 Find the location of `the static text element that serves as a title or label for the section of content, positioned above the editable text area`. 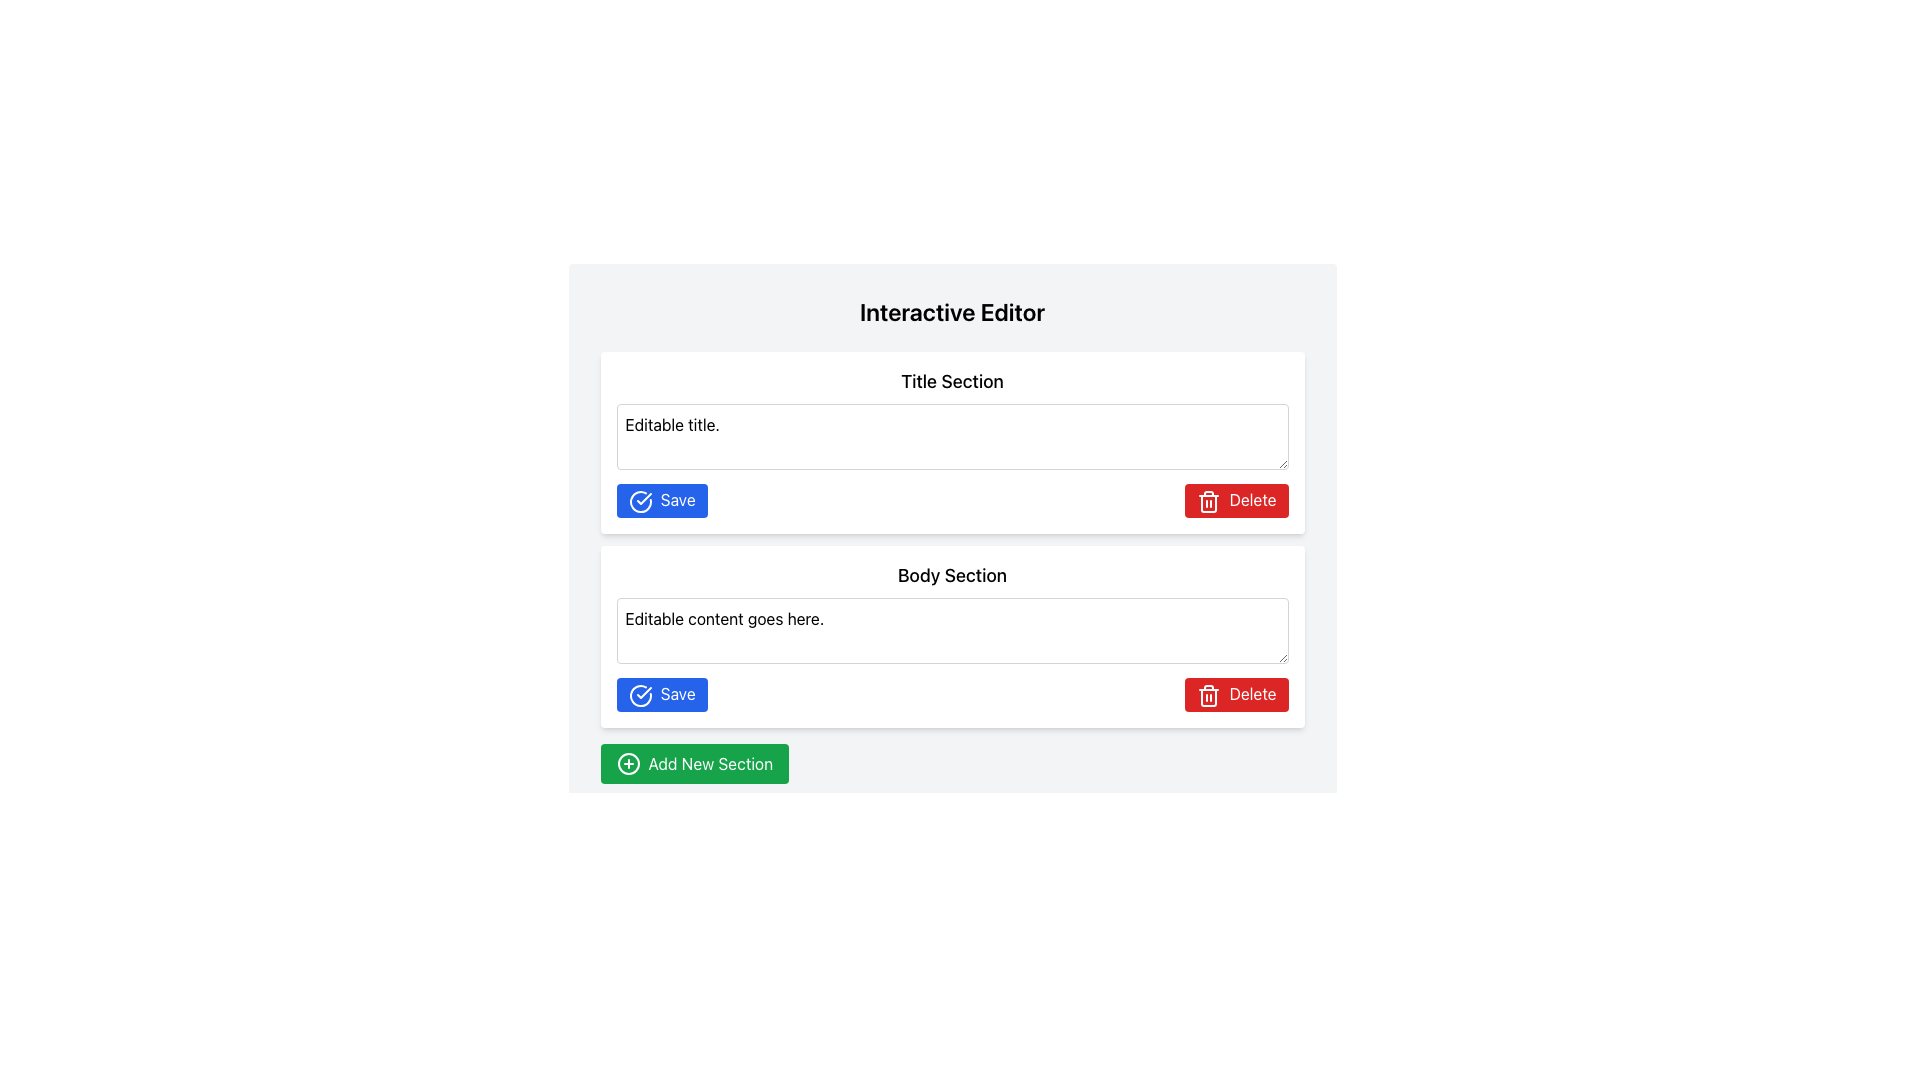

the static text element that serves as a title or label for the section of content, positioned above the editable text area is located at coordinates (951, 575).